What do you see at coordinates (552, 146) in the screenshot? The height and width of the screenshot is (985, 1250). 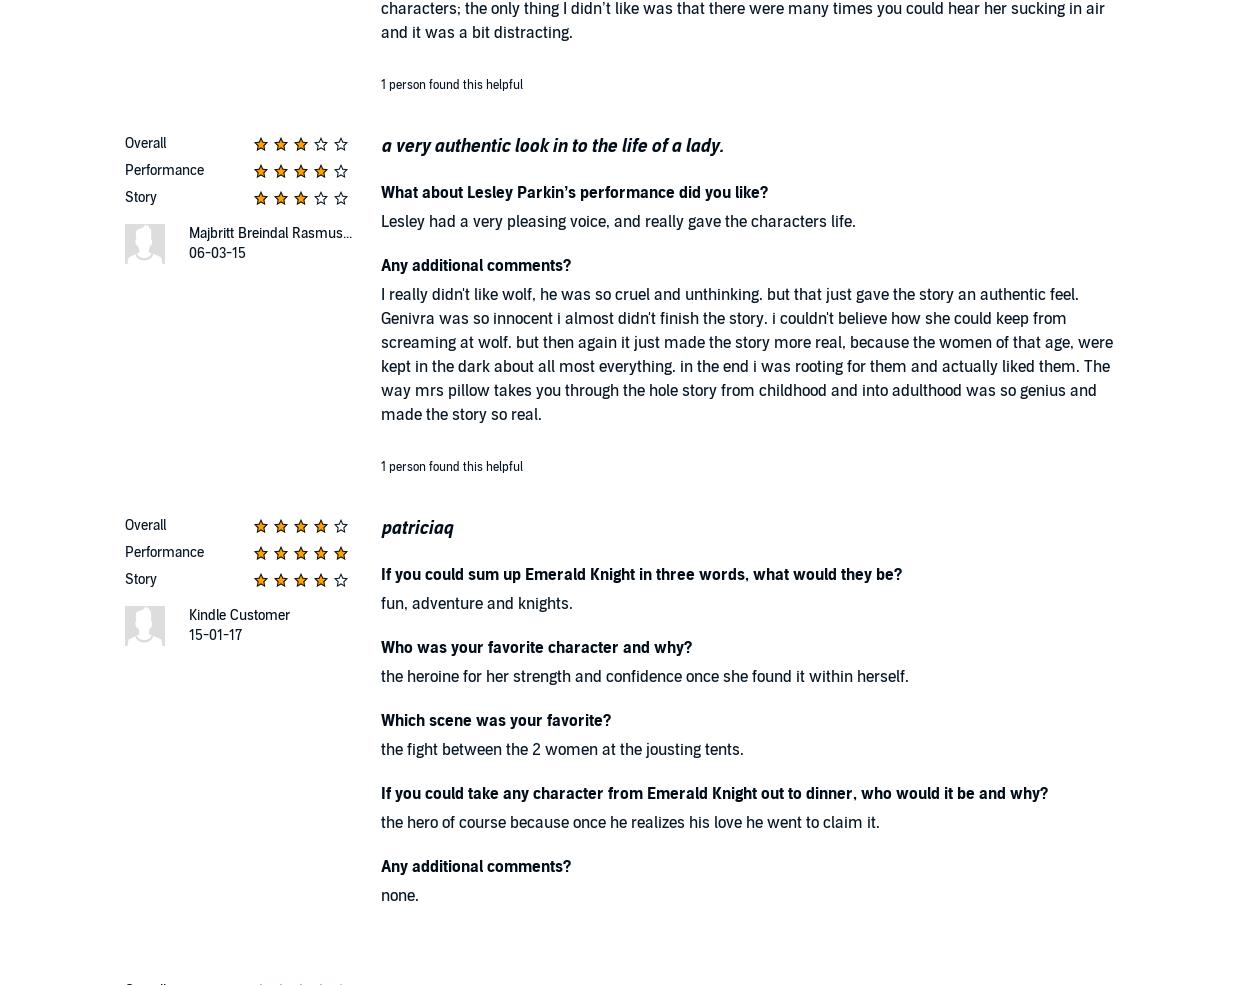 I see `'a very authentic look in to the life of a lady.'` at bounding box center [552, 146].